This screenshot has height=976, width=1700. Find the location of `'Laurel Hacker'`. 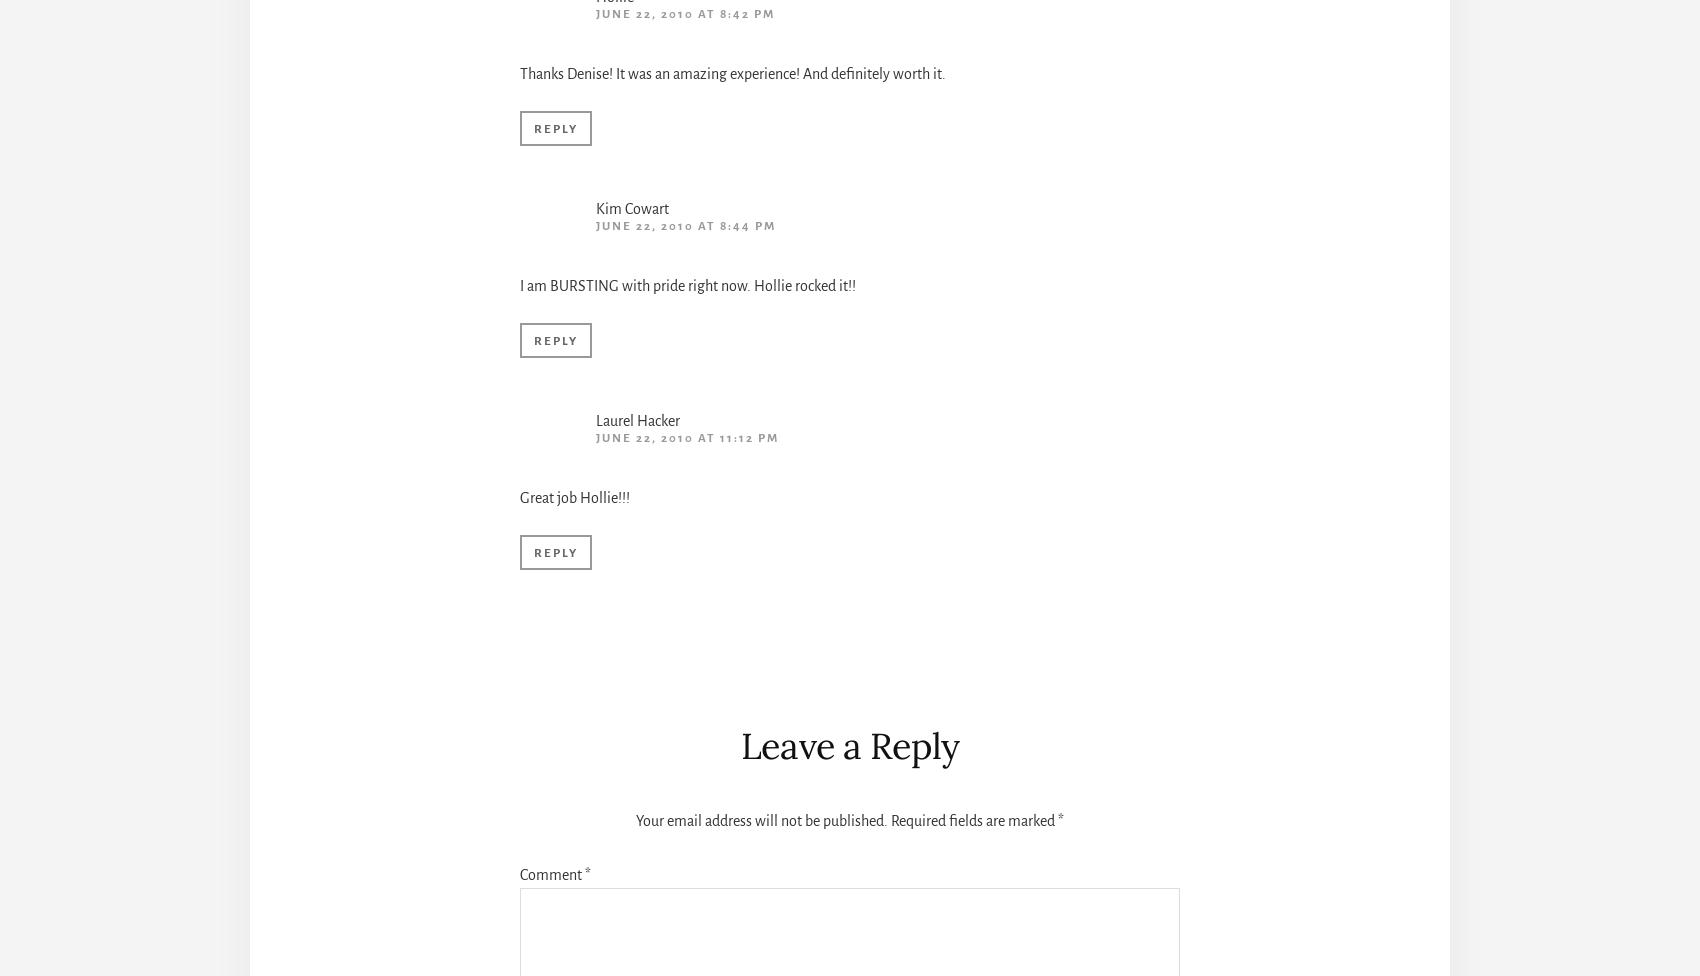

'Laurel Hacker' is located at coordinates (638, 420).